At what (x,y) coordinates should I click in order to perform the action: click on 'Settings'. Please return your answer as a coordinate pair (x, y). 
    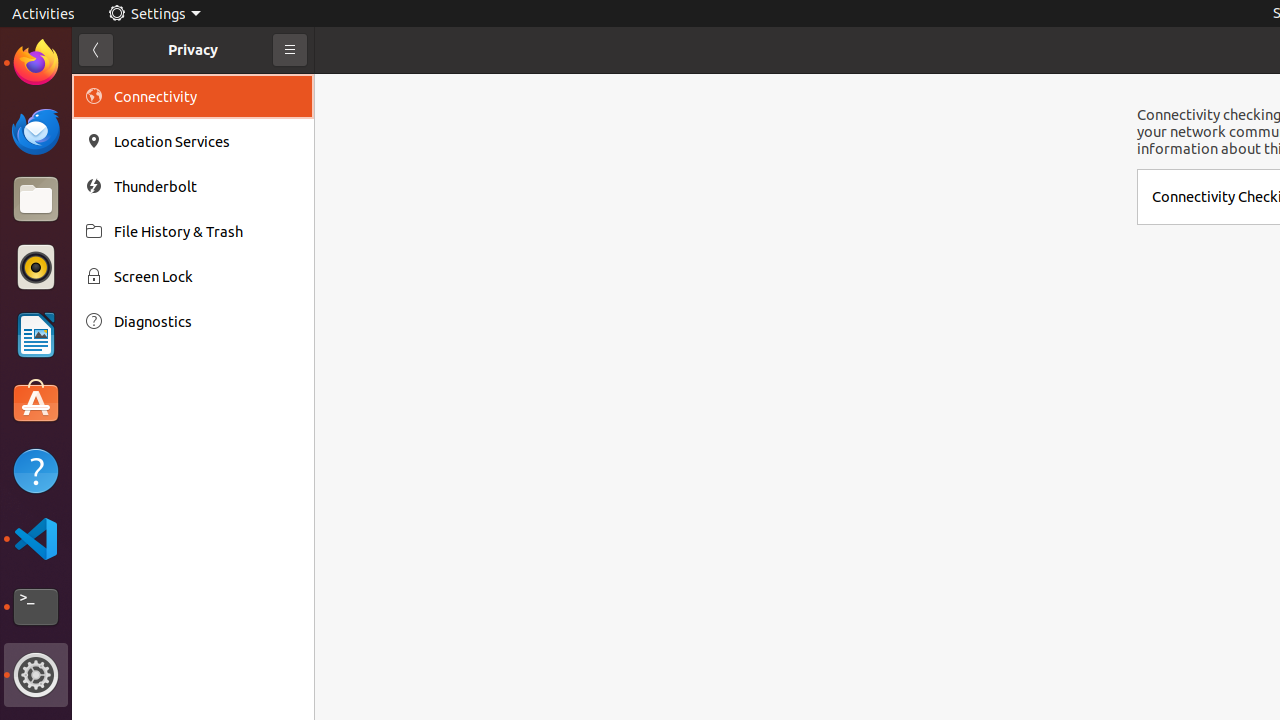
    Looking at the image, I should click on (153, 13).